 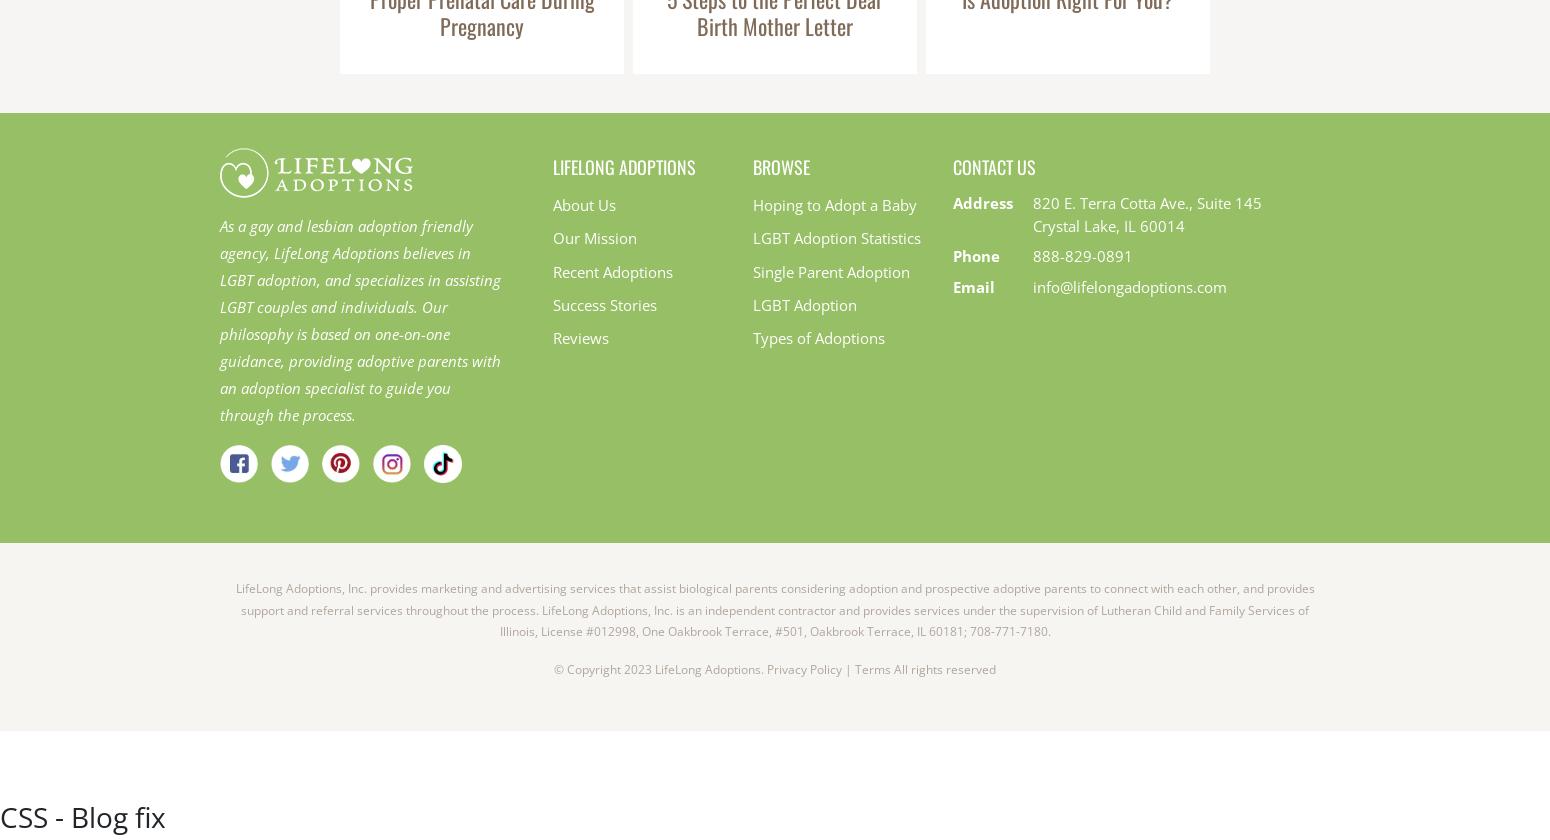 I want to click on 'Contact Us', so click(x=992, y=165).